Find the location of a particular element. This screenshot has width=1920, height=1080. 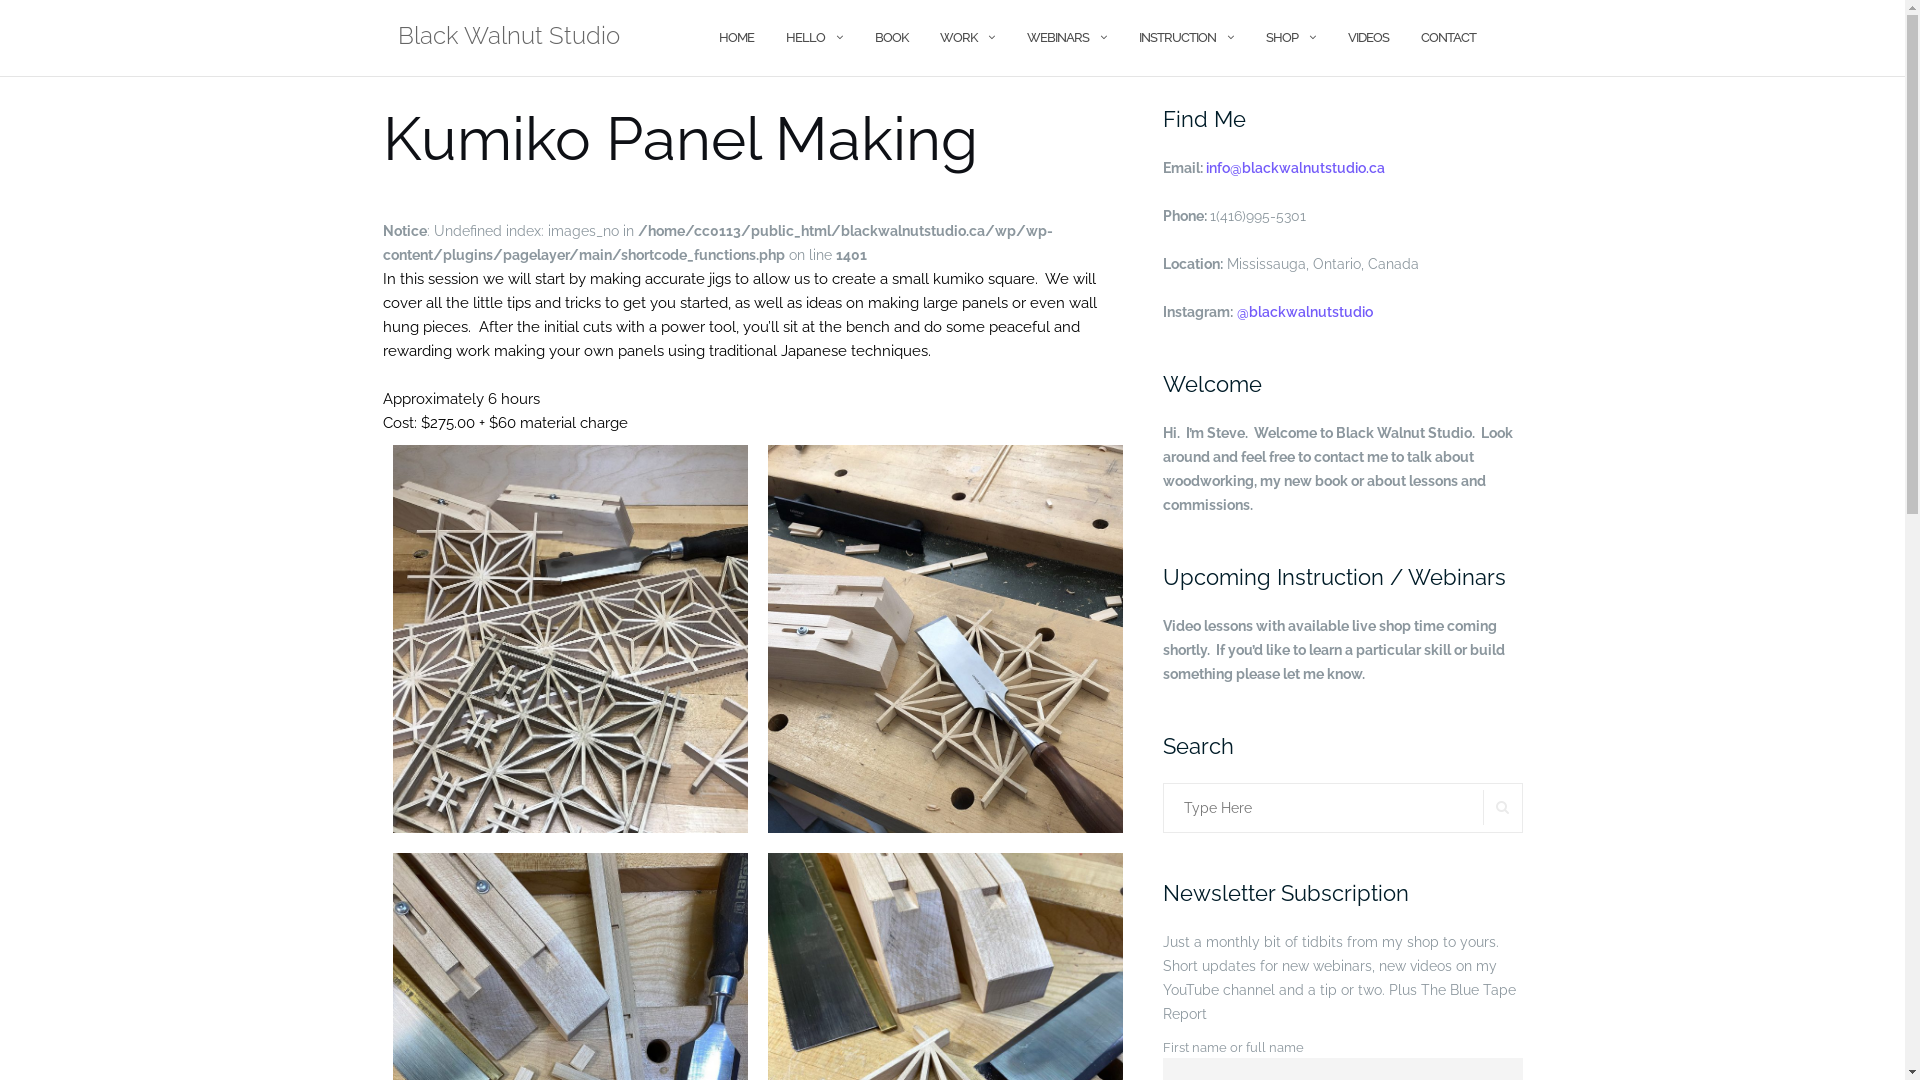

'INSTRUCTION' is located at coordinates (1176, 37).